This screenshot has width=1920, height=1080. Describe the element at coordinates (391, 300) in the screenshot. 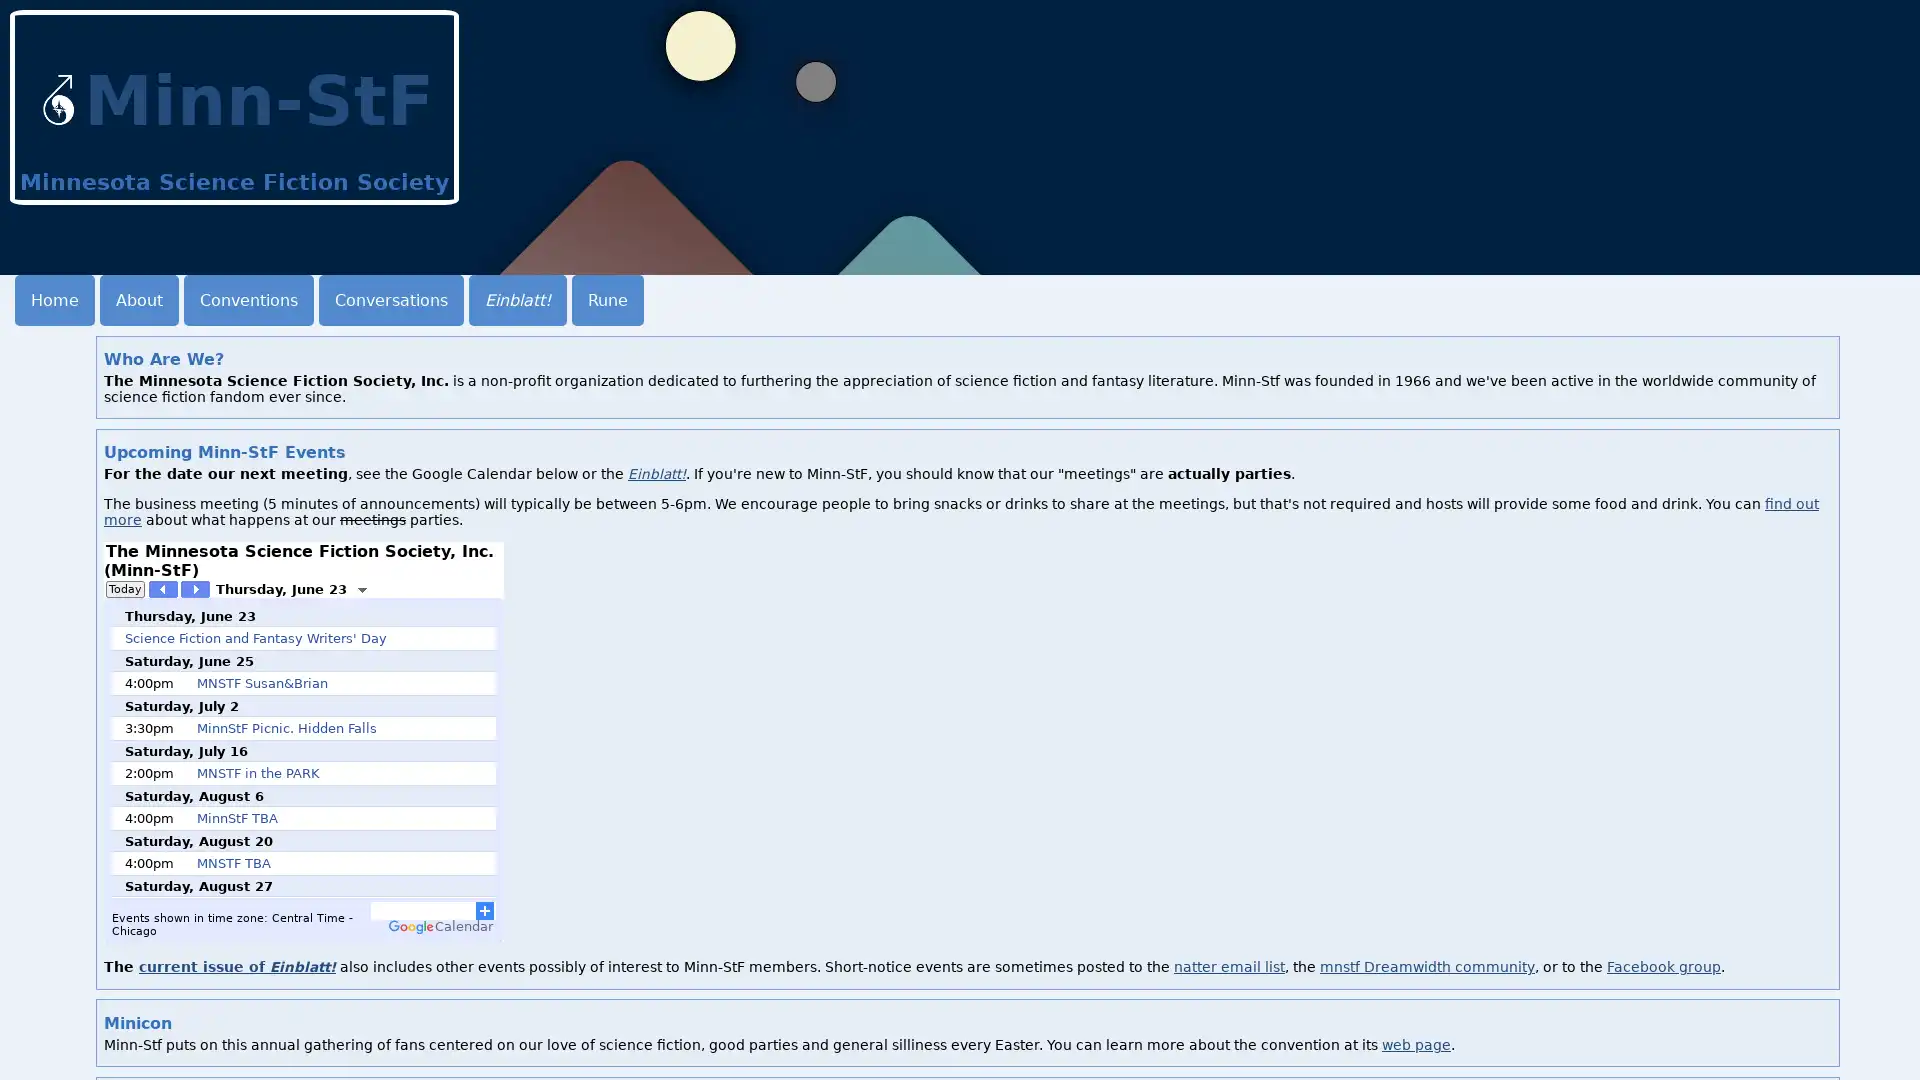

I see `Conversations` at that location.